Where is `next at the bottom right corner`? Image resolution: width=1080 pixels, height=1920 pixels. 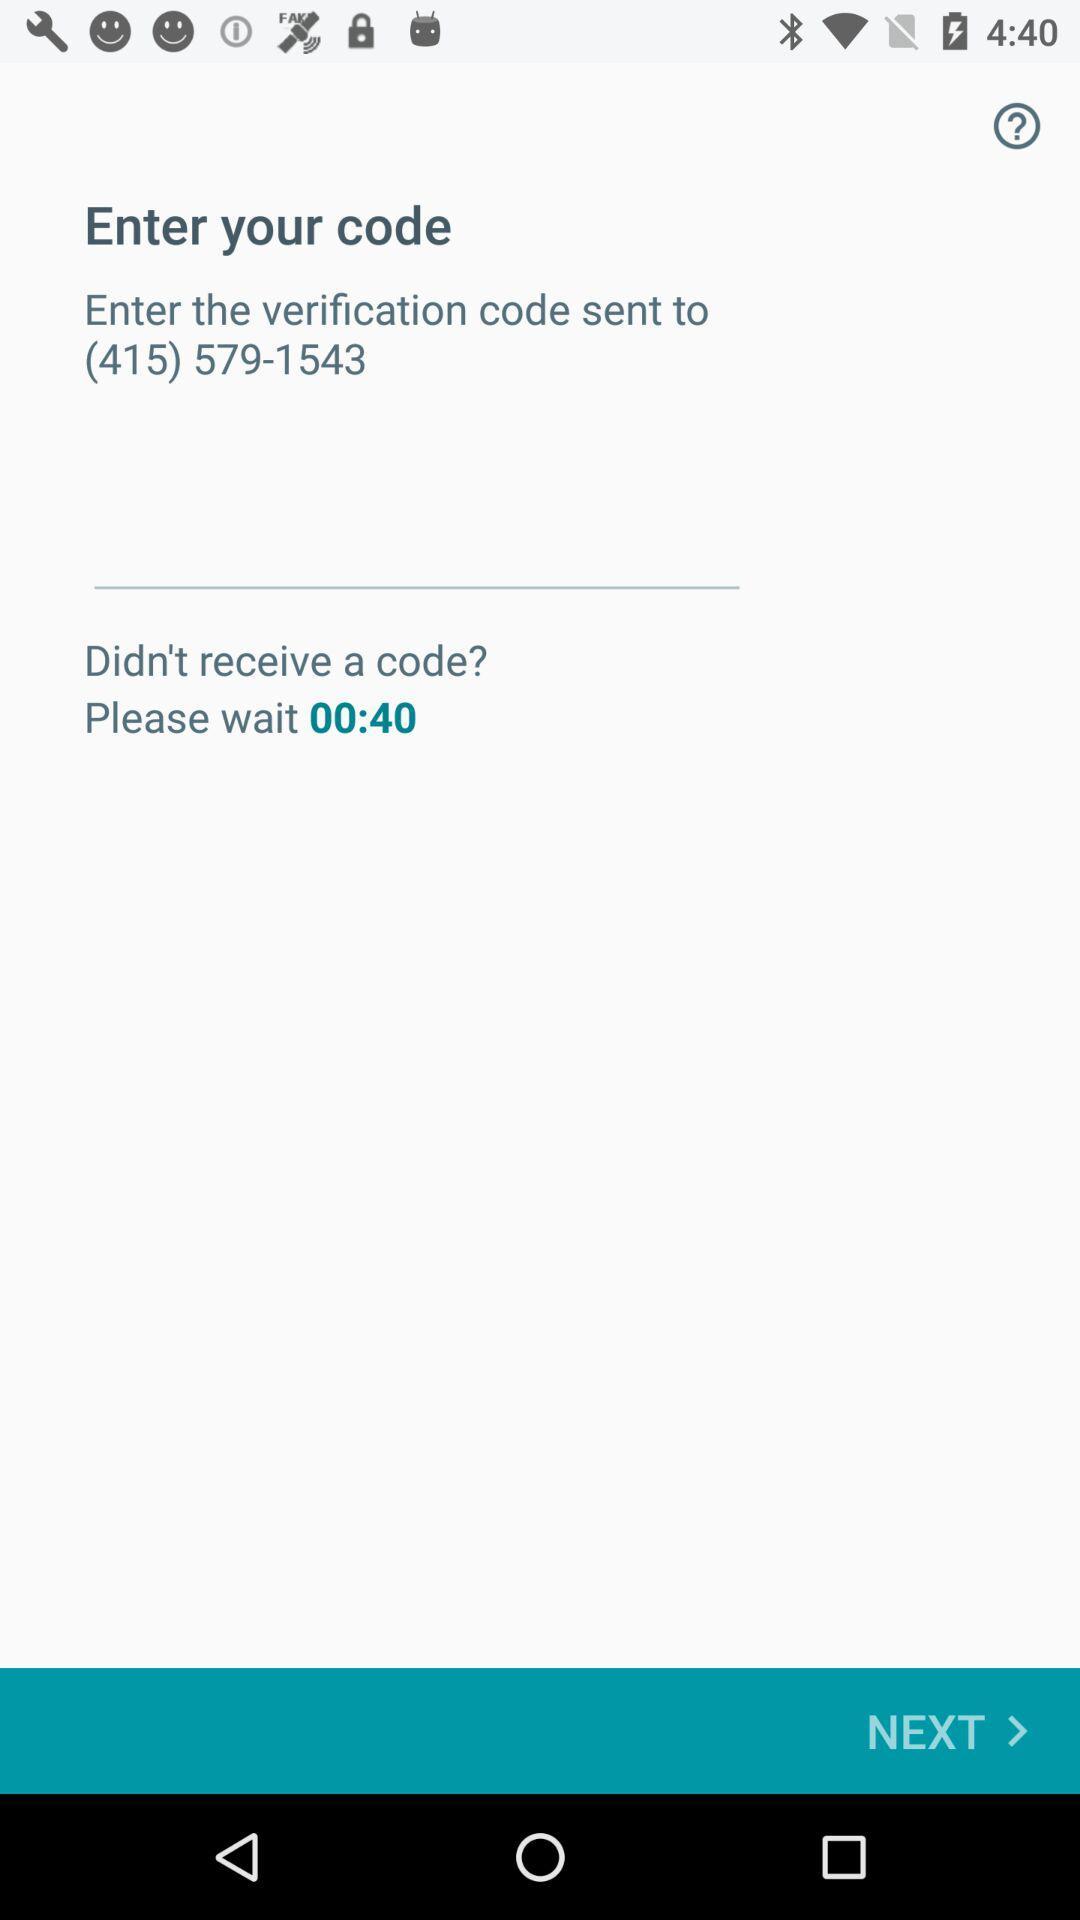
next at the bottom right corner is located at coordinates (956, 1730).